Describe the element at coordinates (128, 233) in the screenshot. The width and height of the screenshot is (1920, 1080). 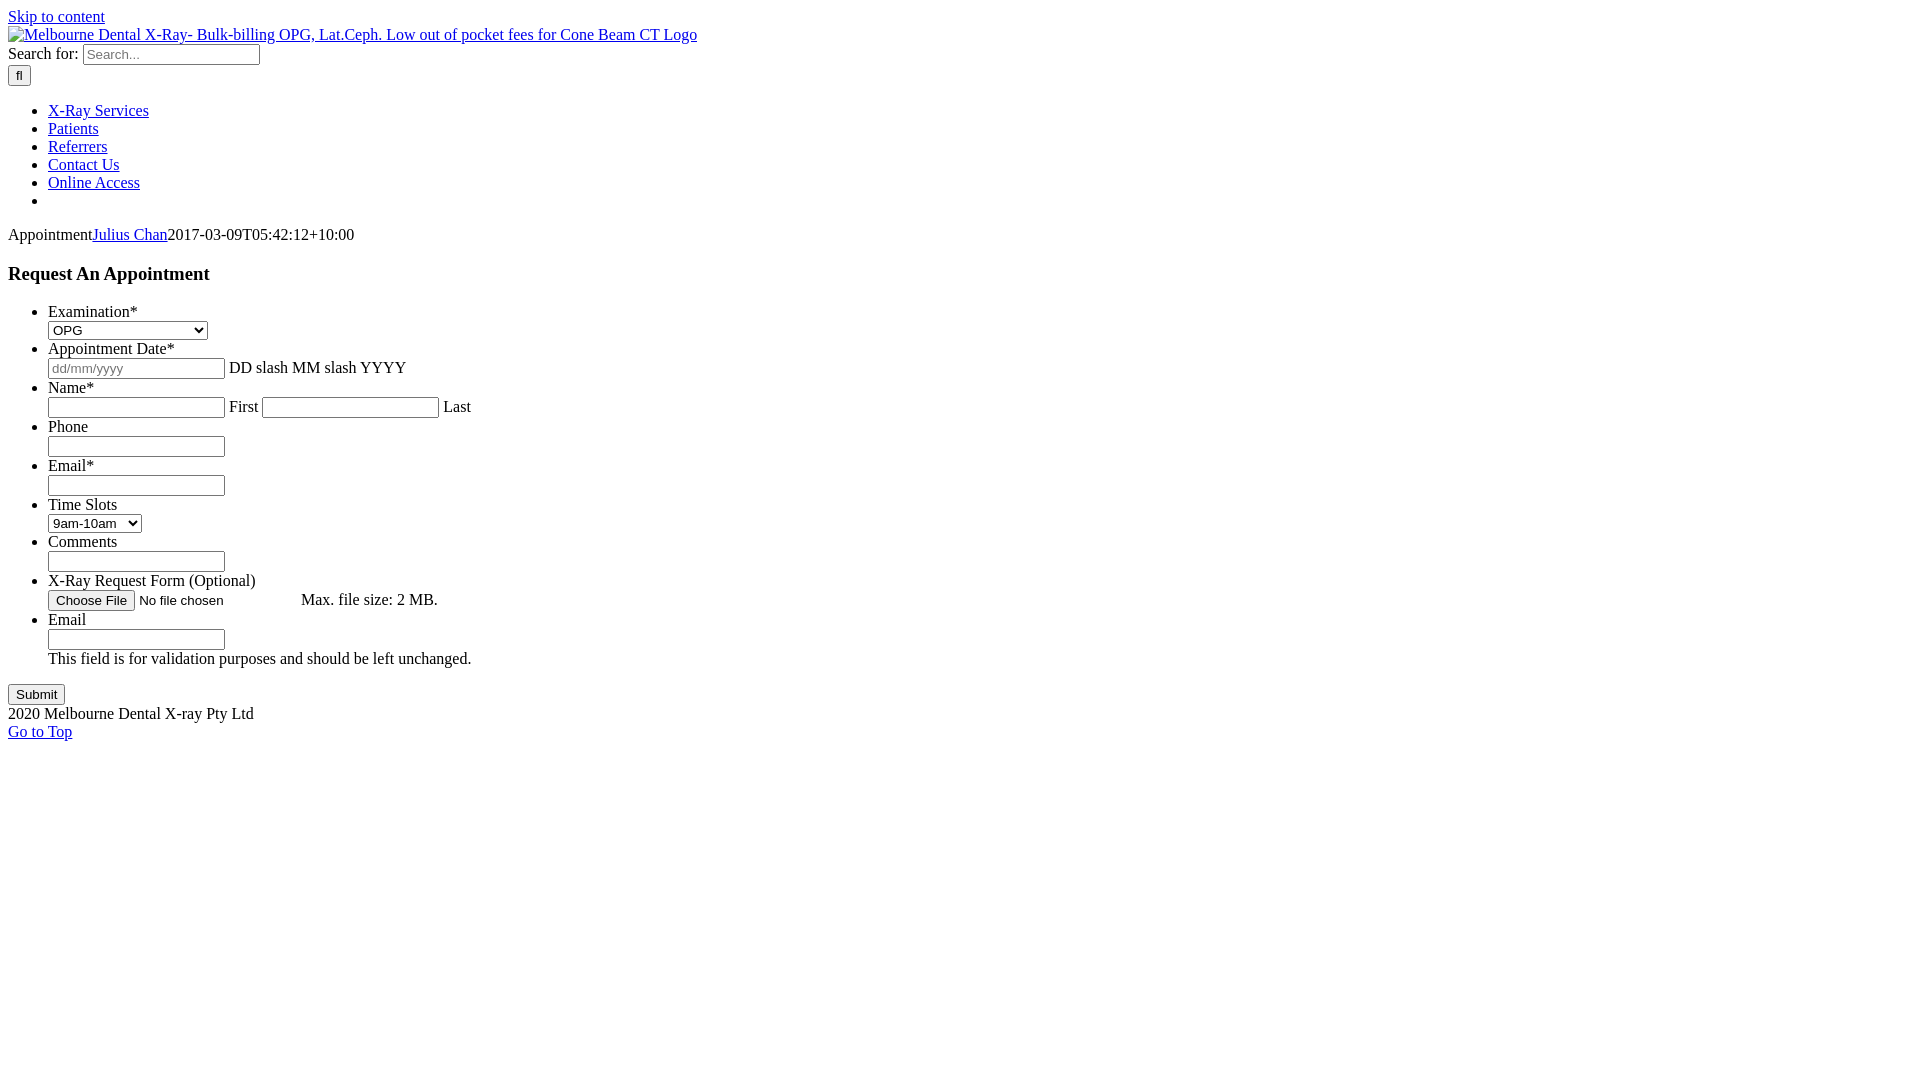
I see `'Julius Chan'` at that location.